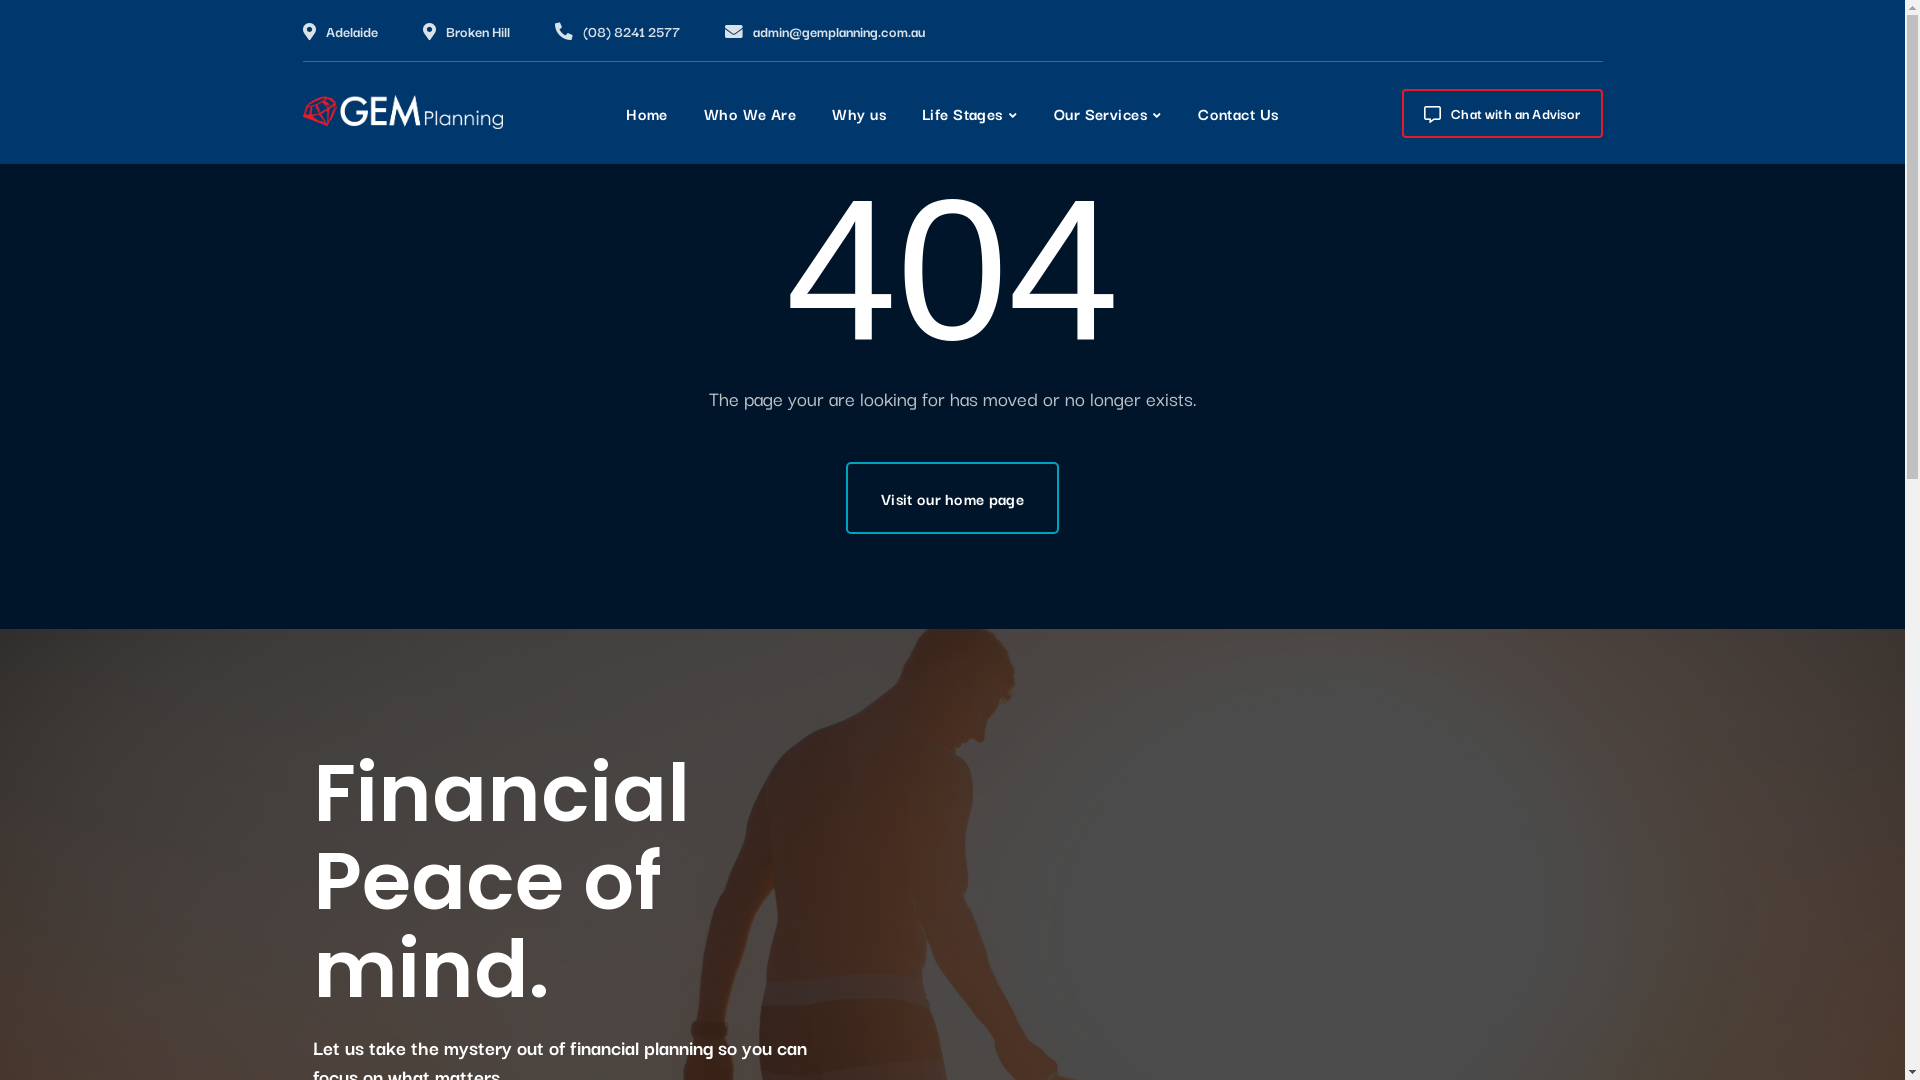 The width and height of the screenshot is (1920, 1080). I want to click on 'Gem Planning', so click(401, 111).